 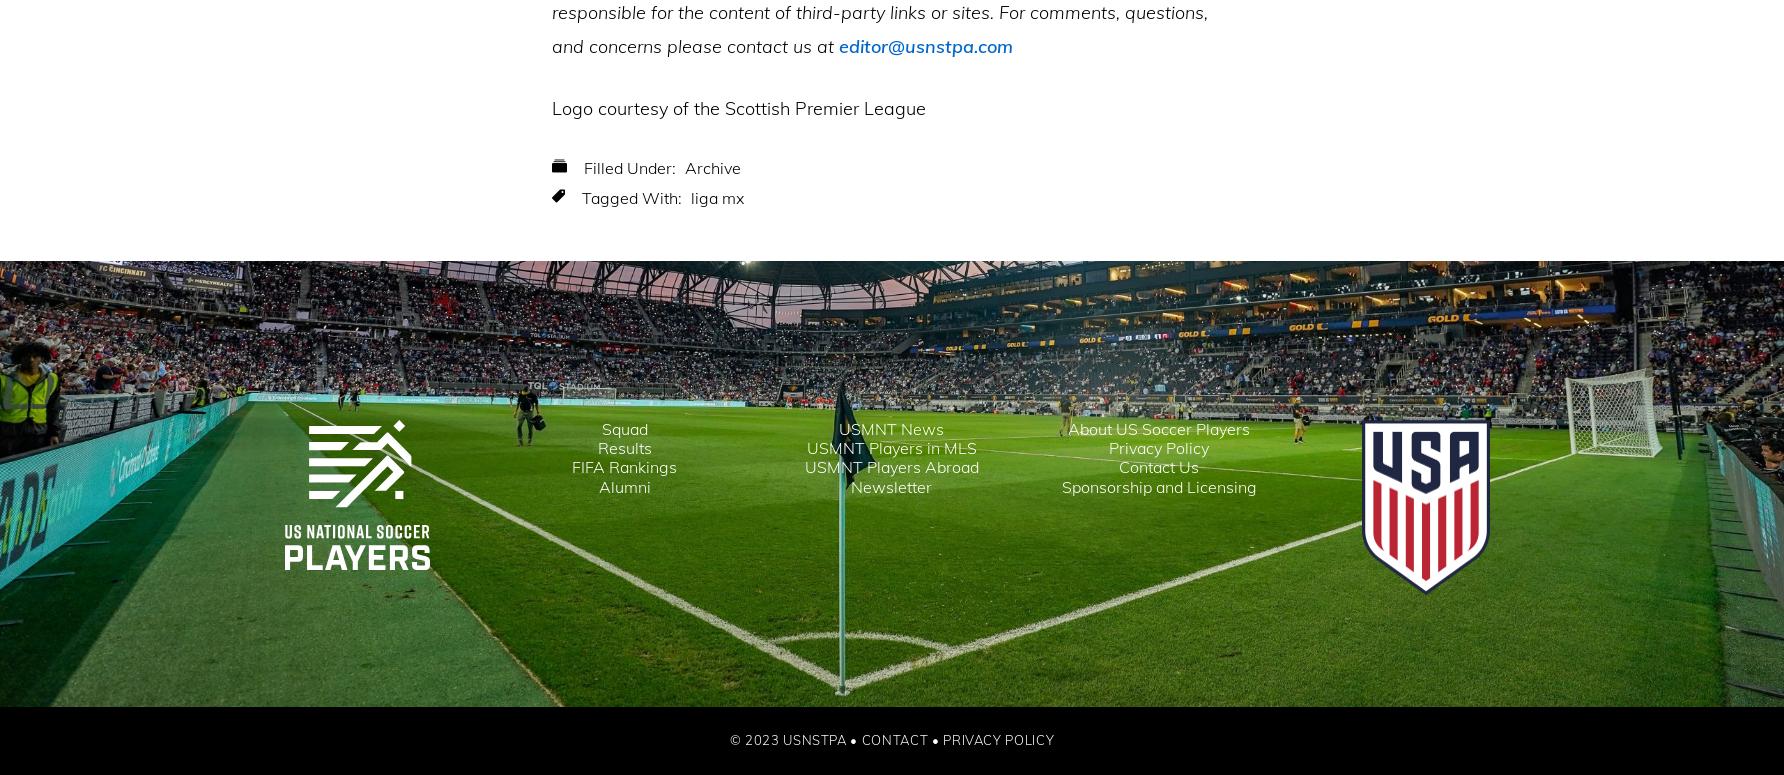 What do you see at coordinates (631, 198) in the screenshot?
I see `'Tagged With:'` at bounding box center [631, 198].